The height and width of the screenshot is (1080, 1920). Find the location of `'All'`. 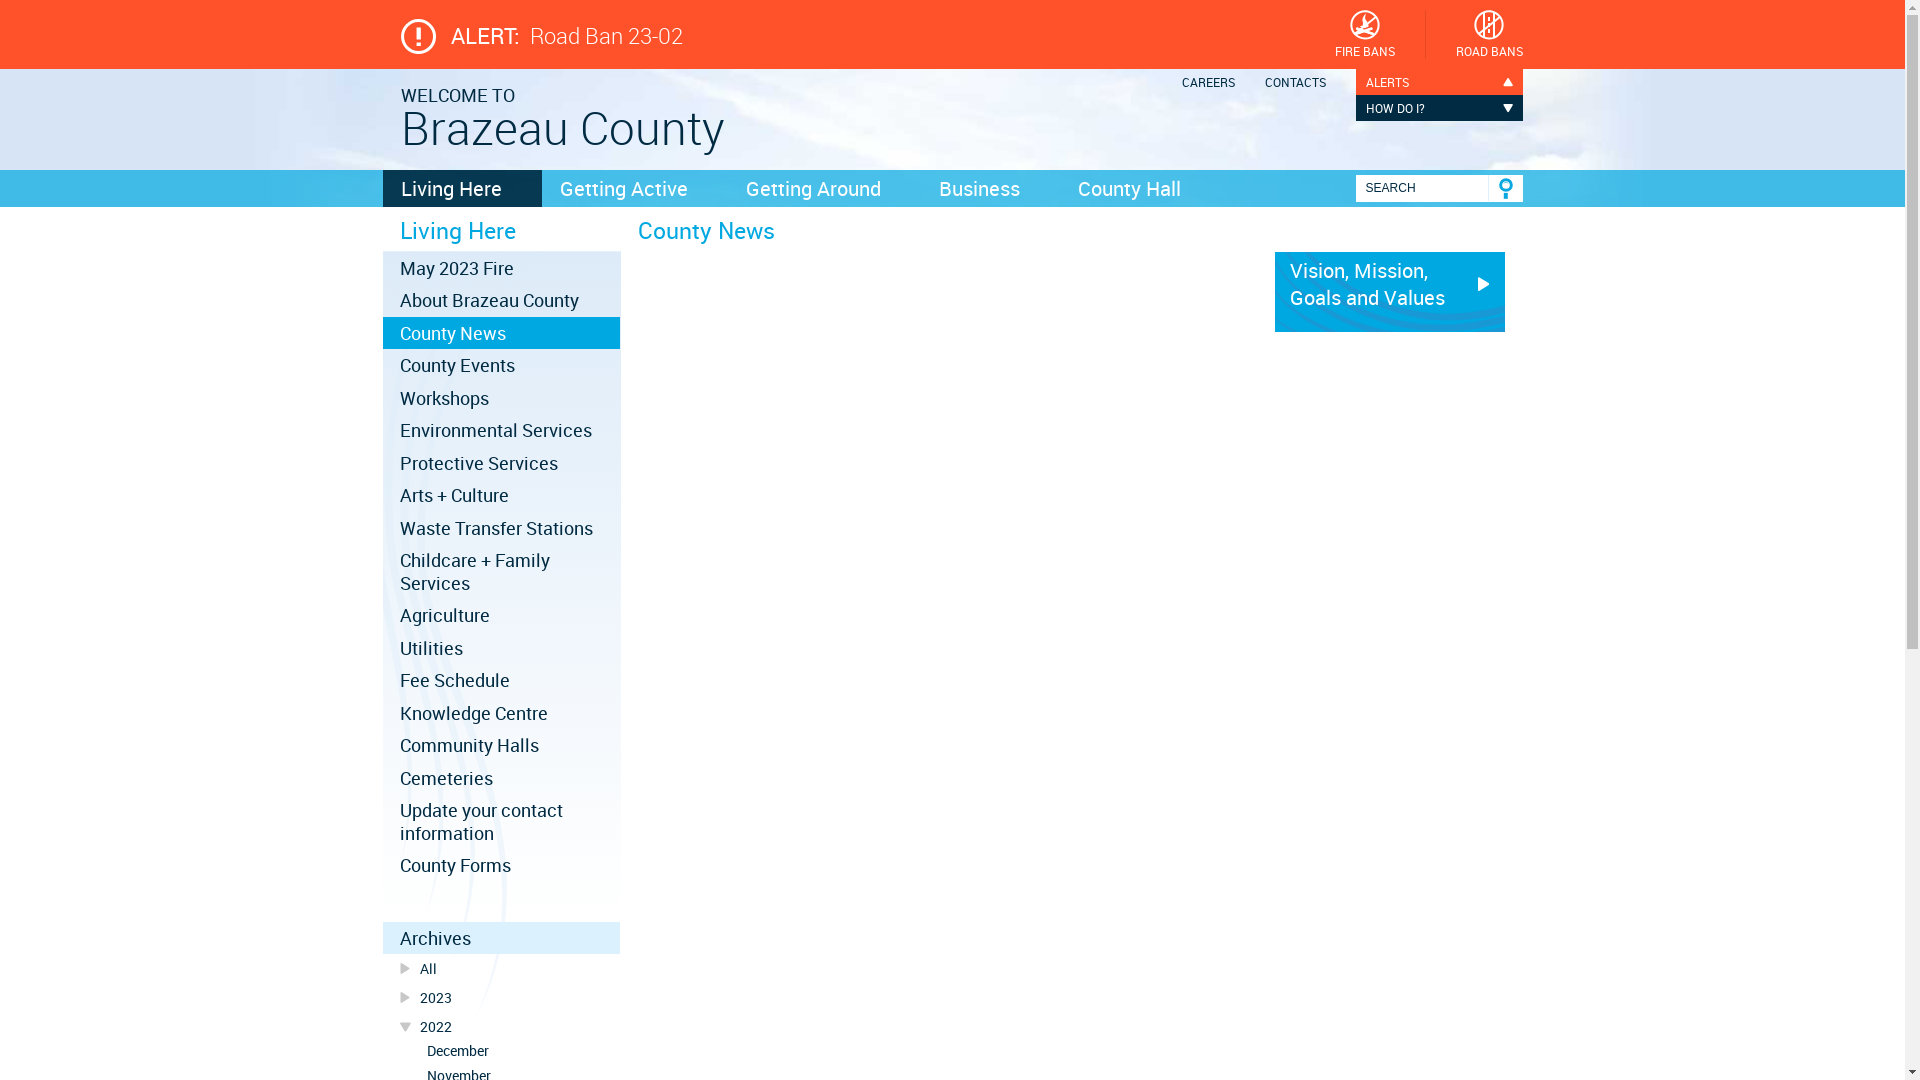

'All' is located at coordinates (500, 967).